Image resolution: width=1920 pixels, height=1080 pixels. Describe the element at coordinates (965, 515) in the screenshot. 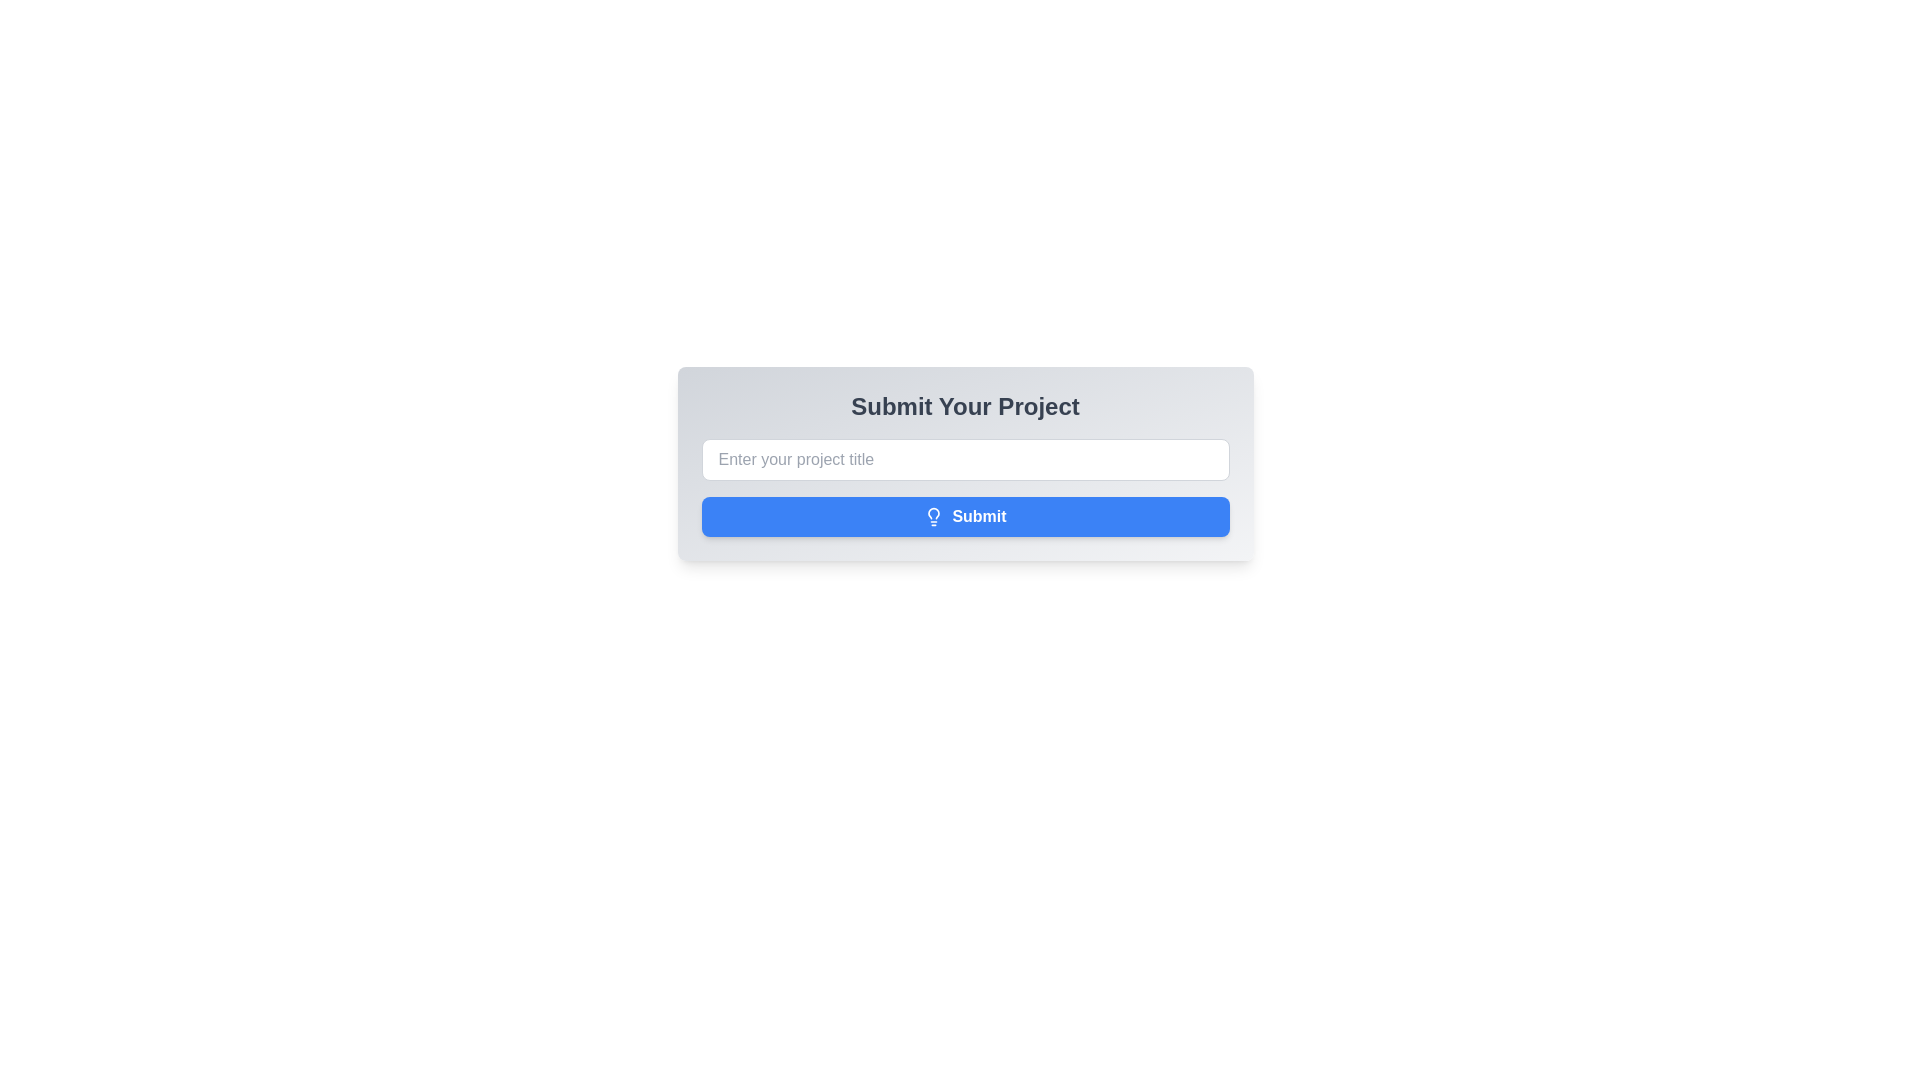

I see `the blue 'Submit' button with a lightbulb icon` at that location.